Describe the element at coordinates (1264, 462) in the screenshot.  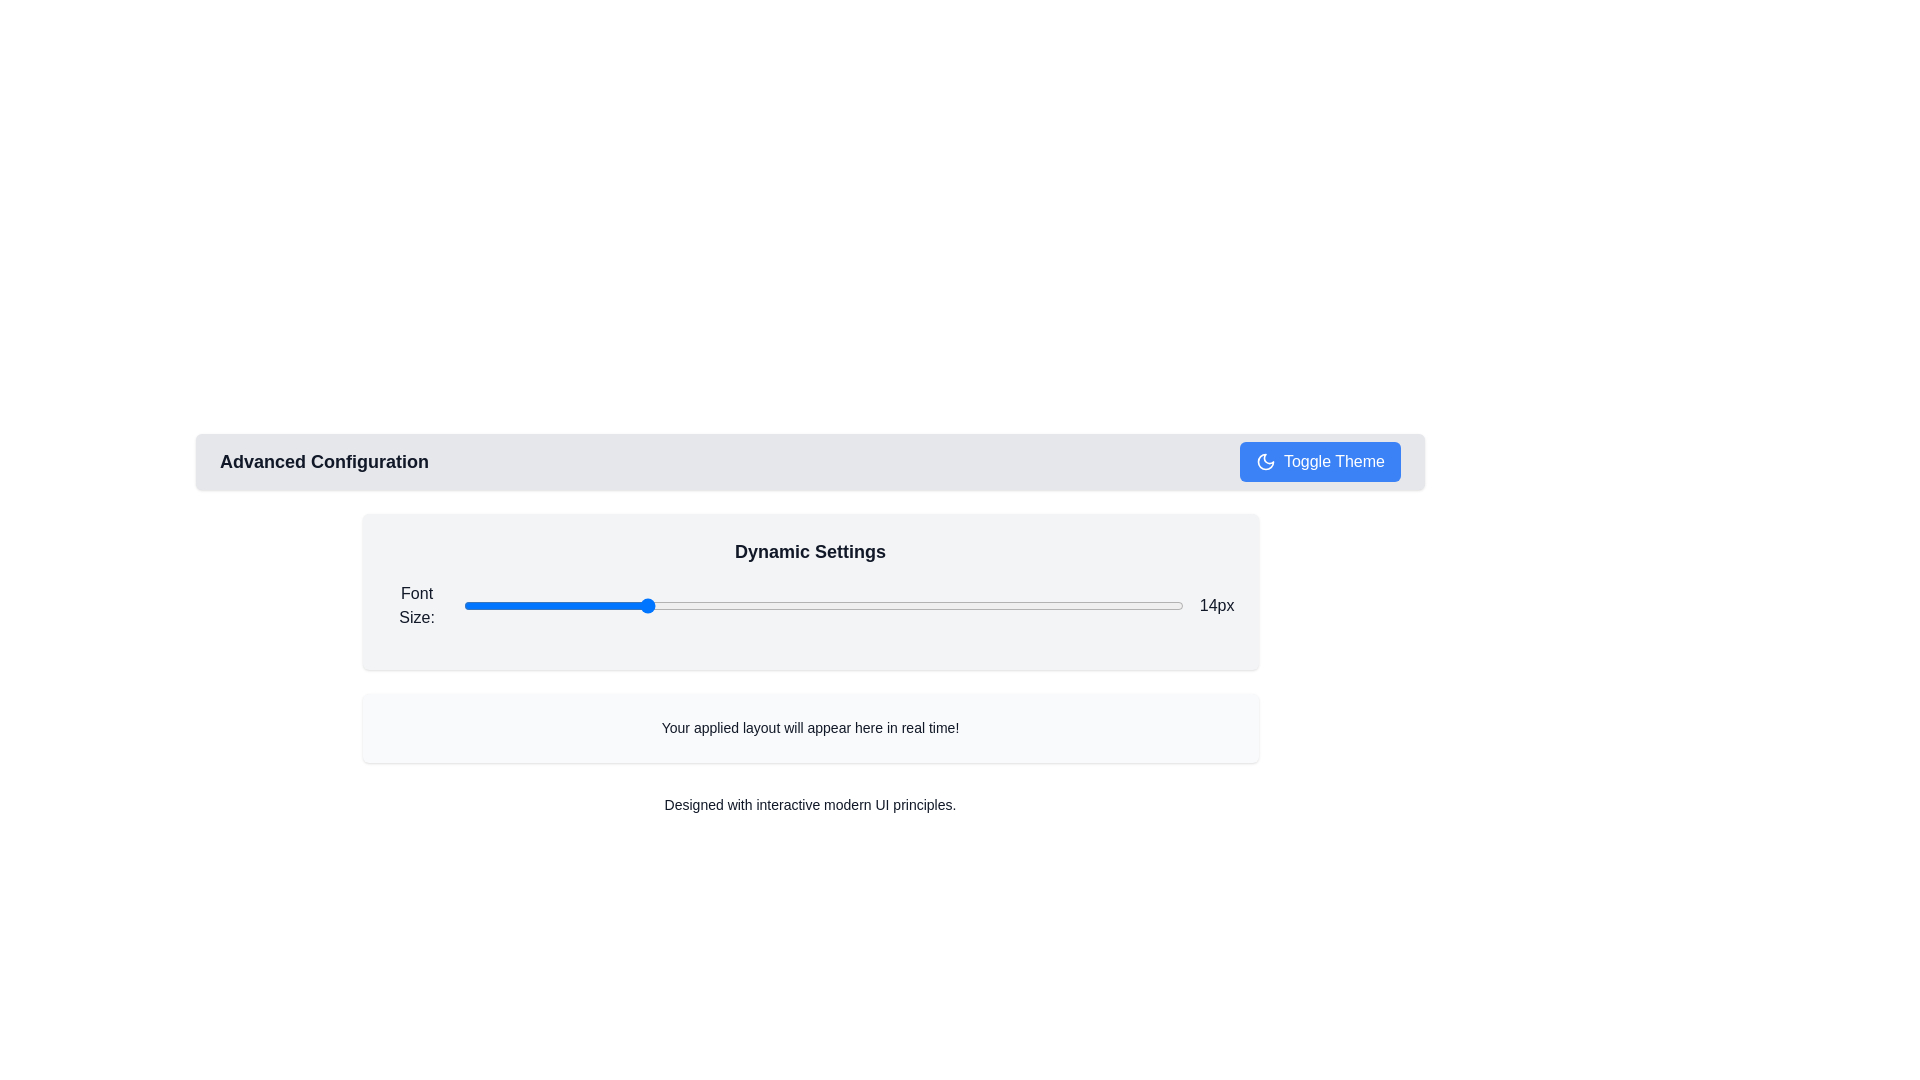
I see `the moon icon within the 'Toggle Theme' button, which signifies a dark or night mode toggle` at that location.